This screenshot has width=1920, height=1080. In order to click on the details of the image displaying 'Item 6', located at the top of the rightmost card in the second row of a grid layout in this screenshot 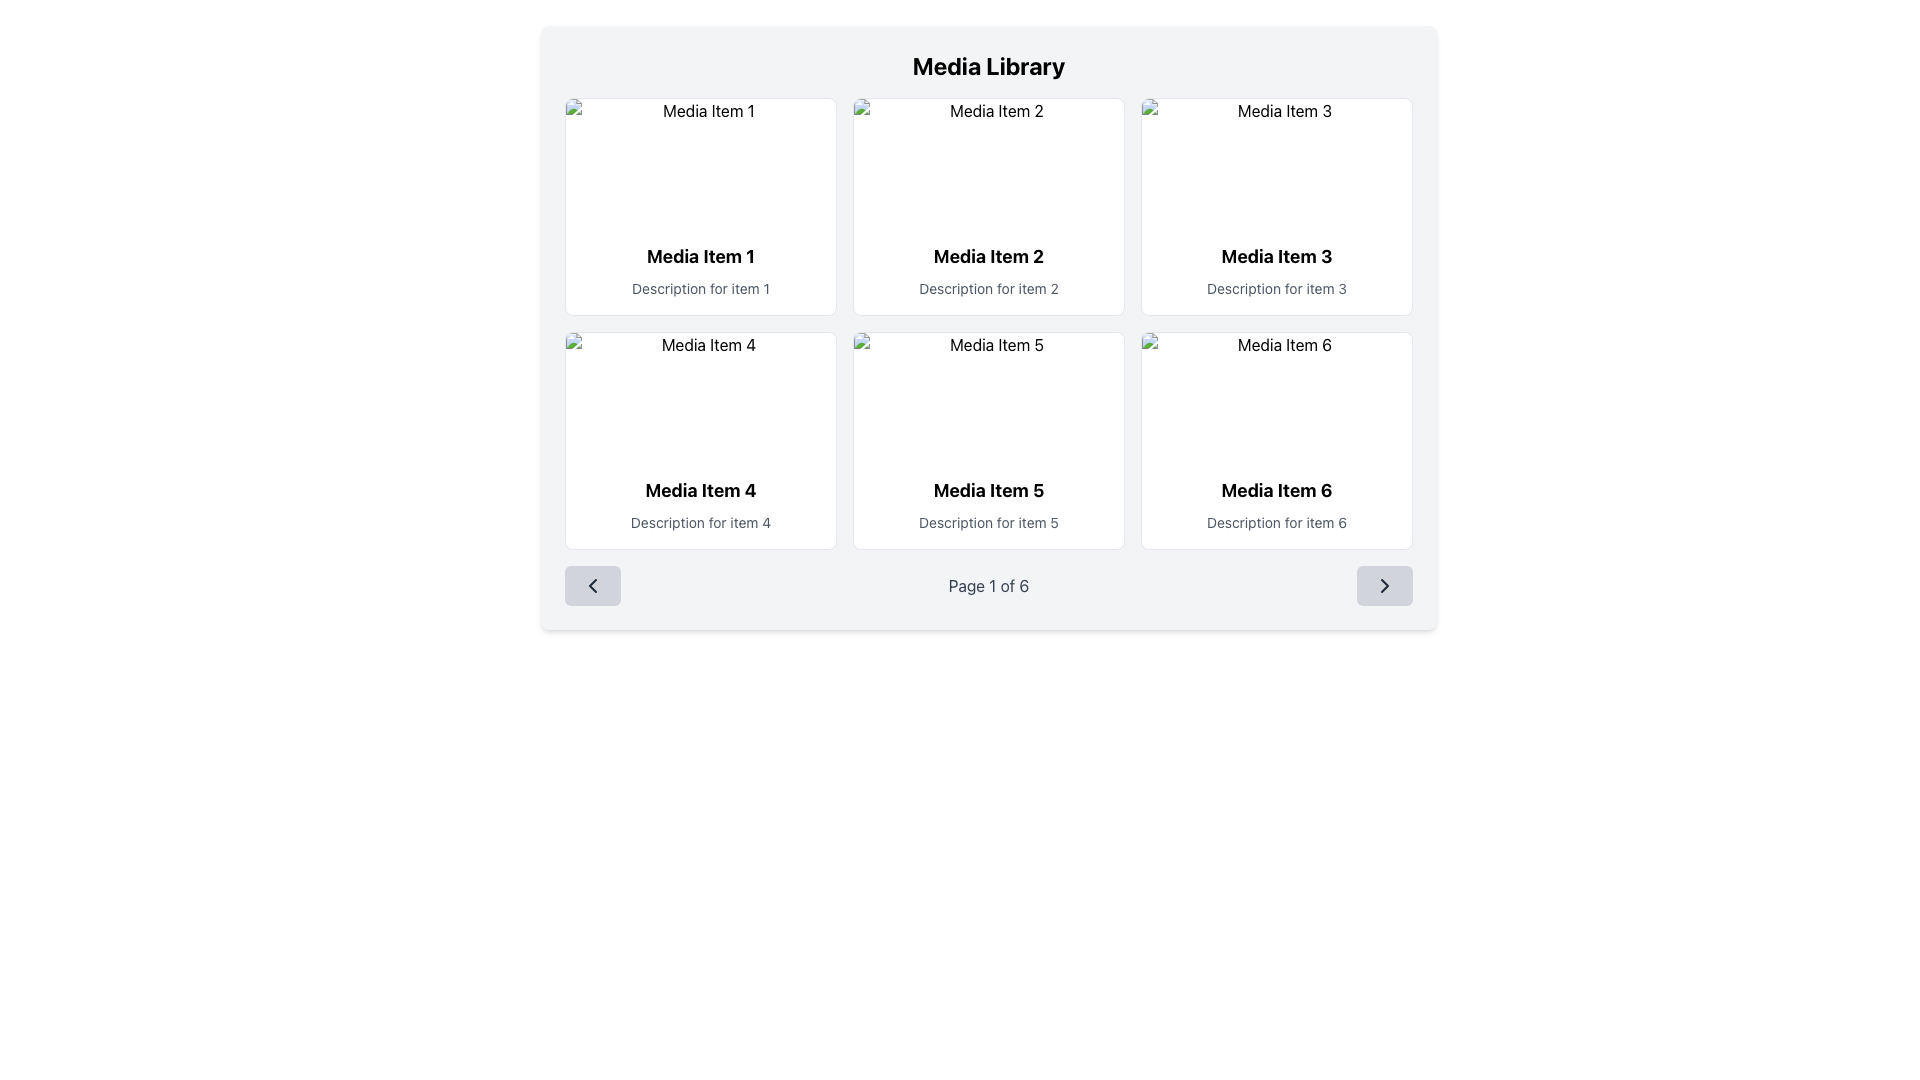, I will do `click(1275, 397)`.